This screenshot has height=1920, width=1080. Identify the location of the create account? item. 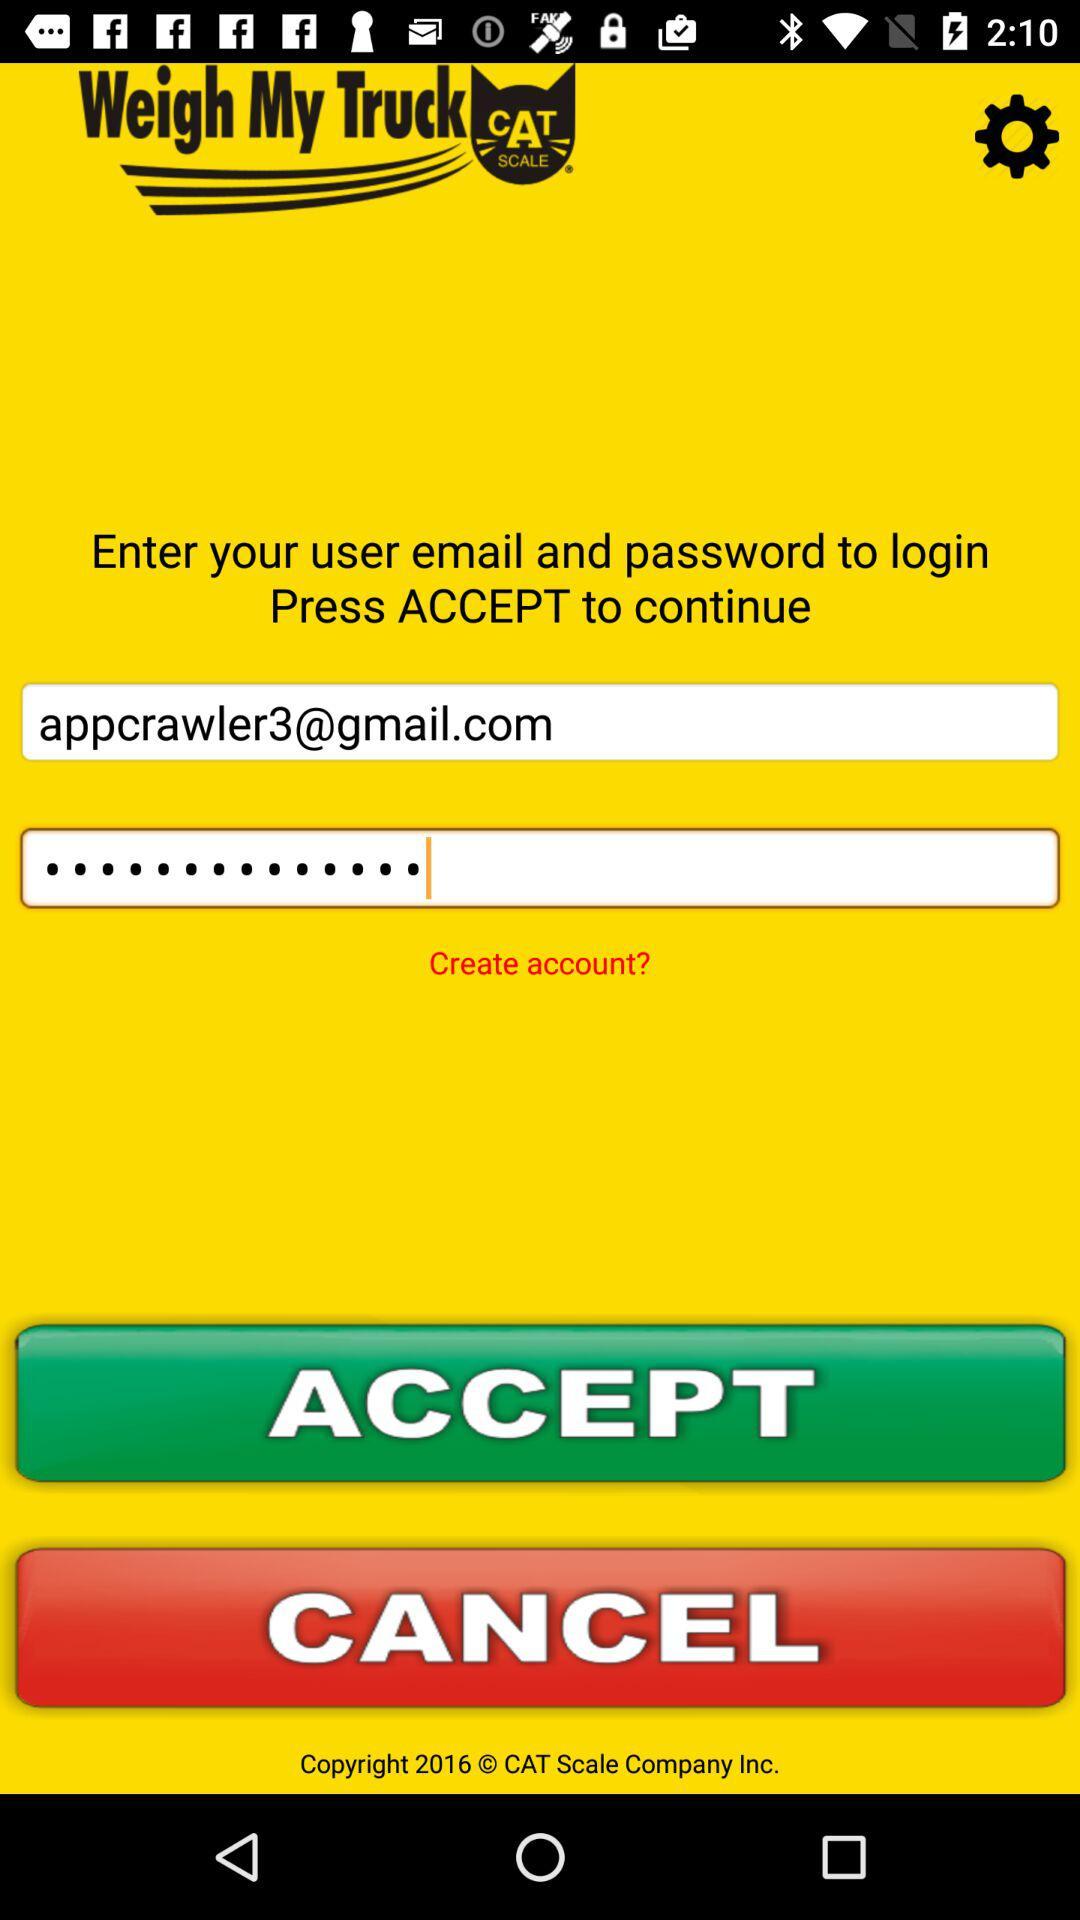
(538, 948).